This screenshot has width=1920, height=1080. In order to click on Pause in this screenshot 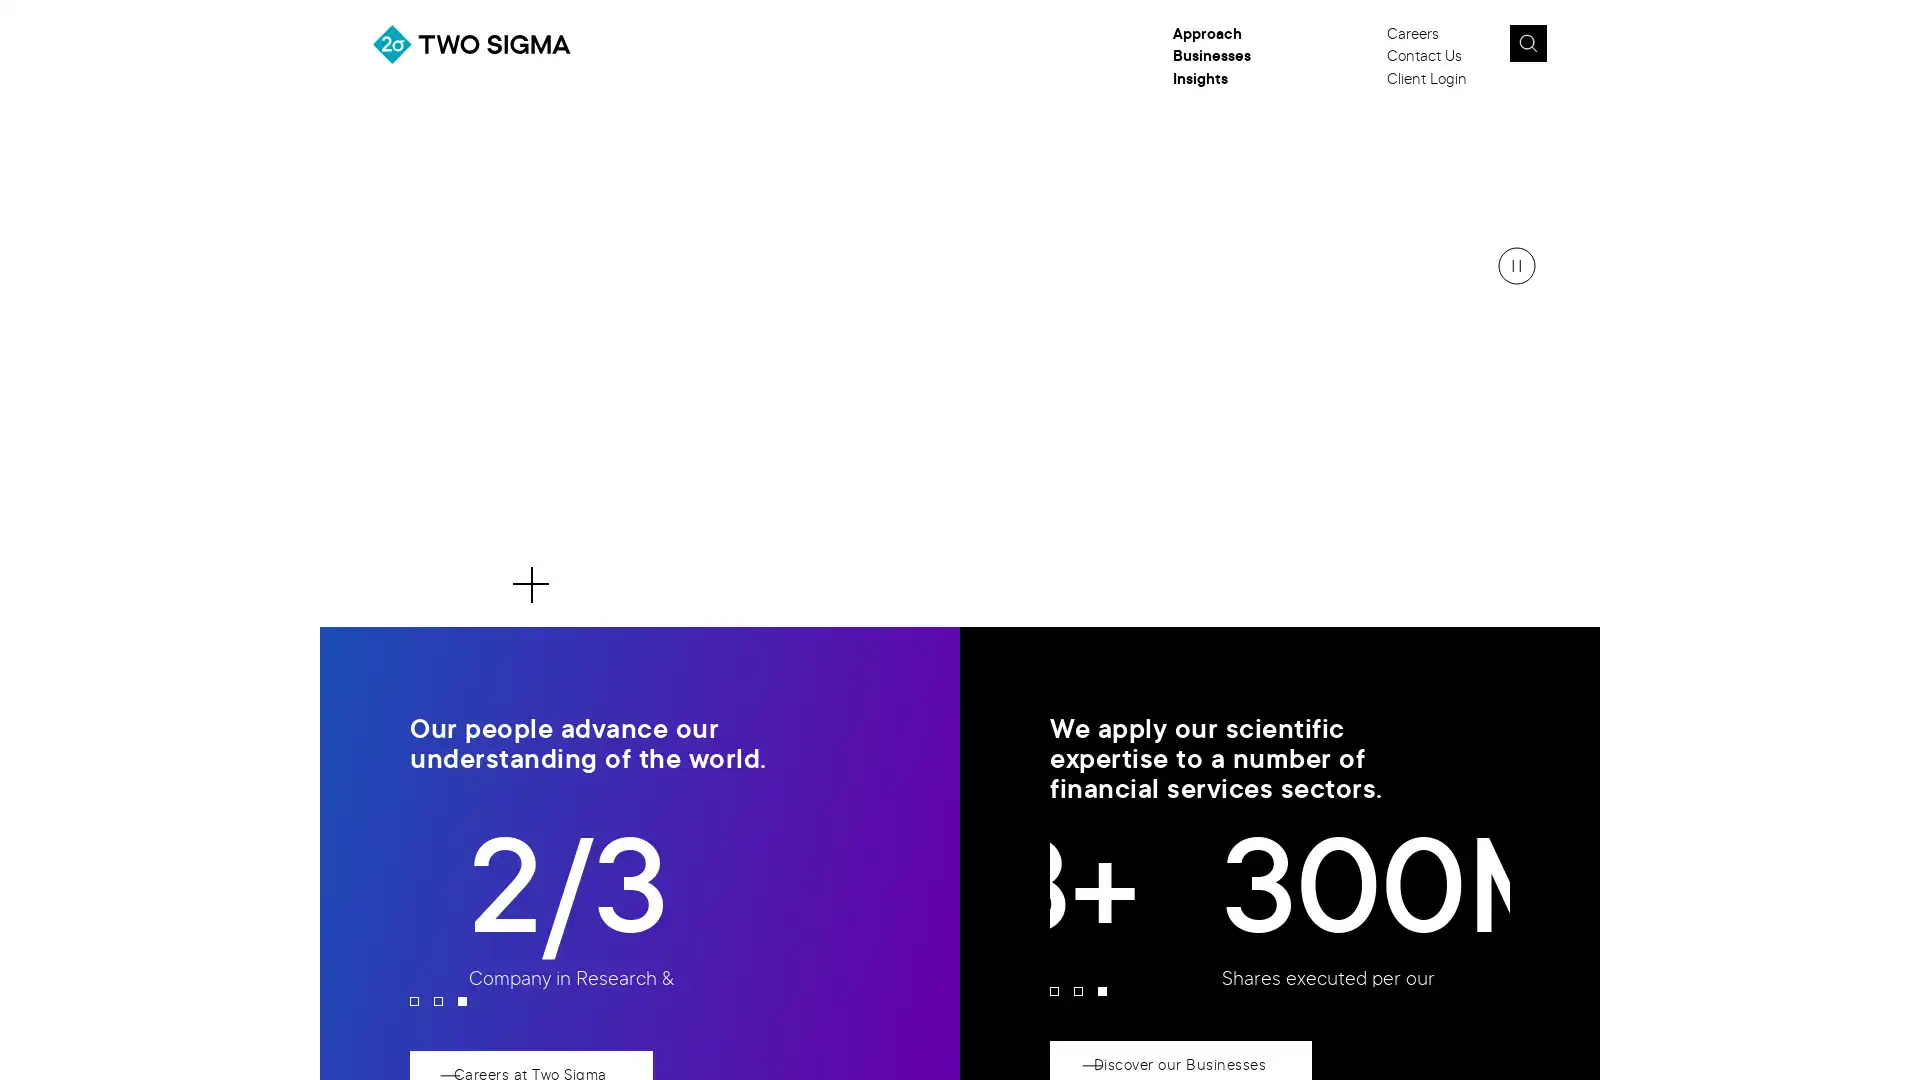, I will do `click(1516, 265)`.